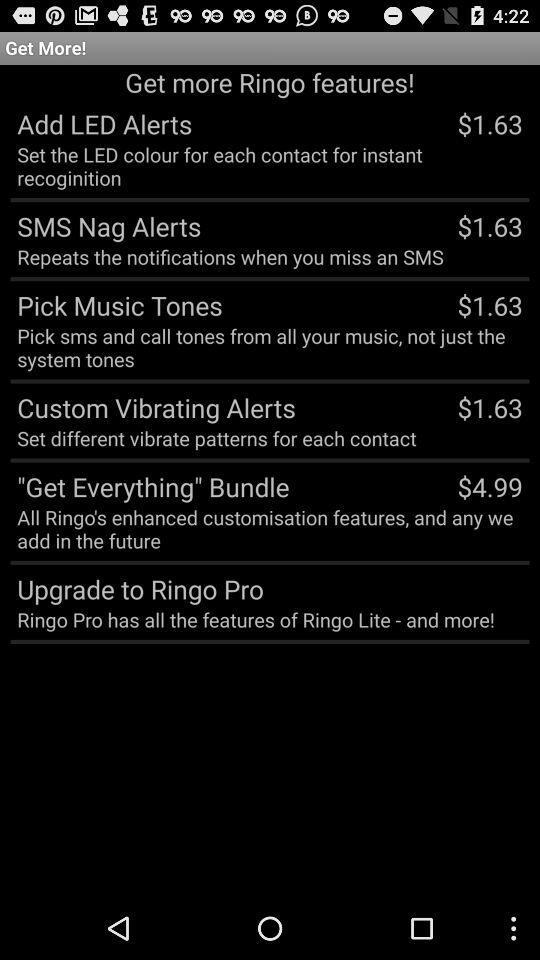  I want to click on the item below the pick sms and, so click(152, 406).